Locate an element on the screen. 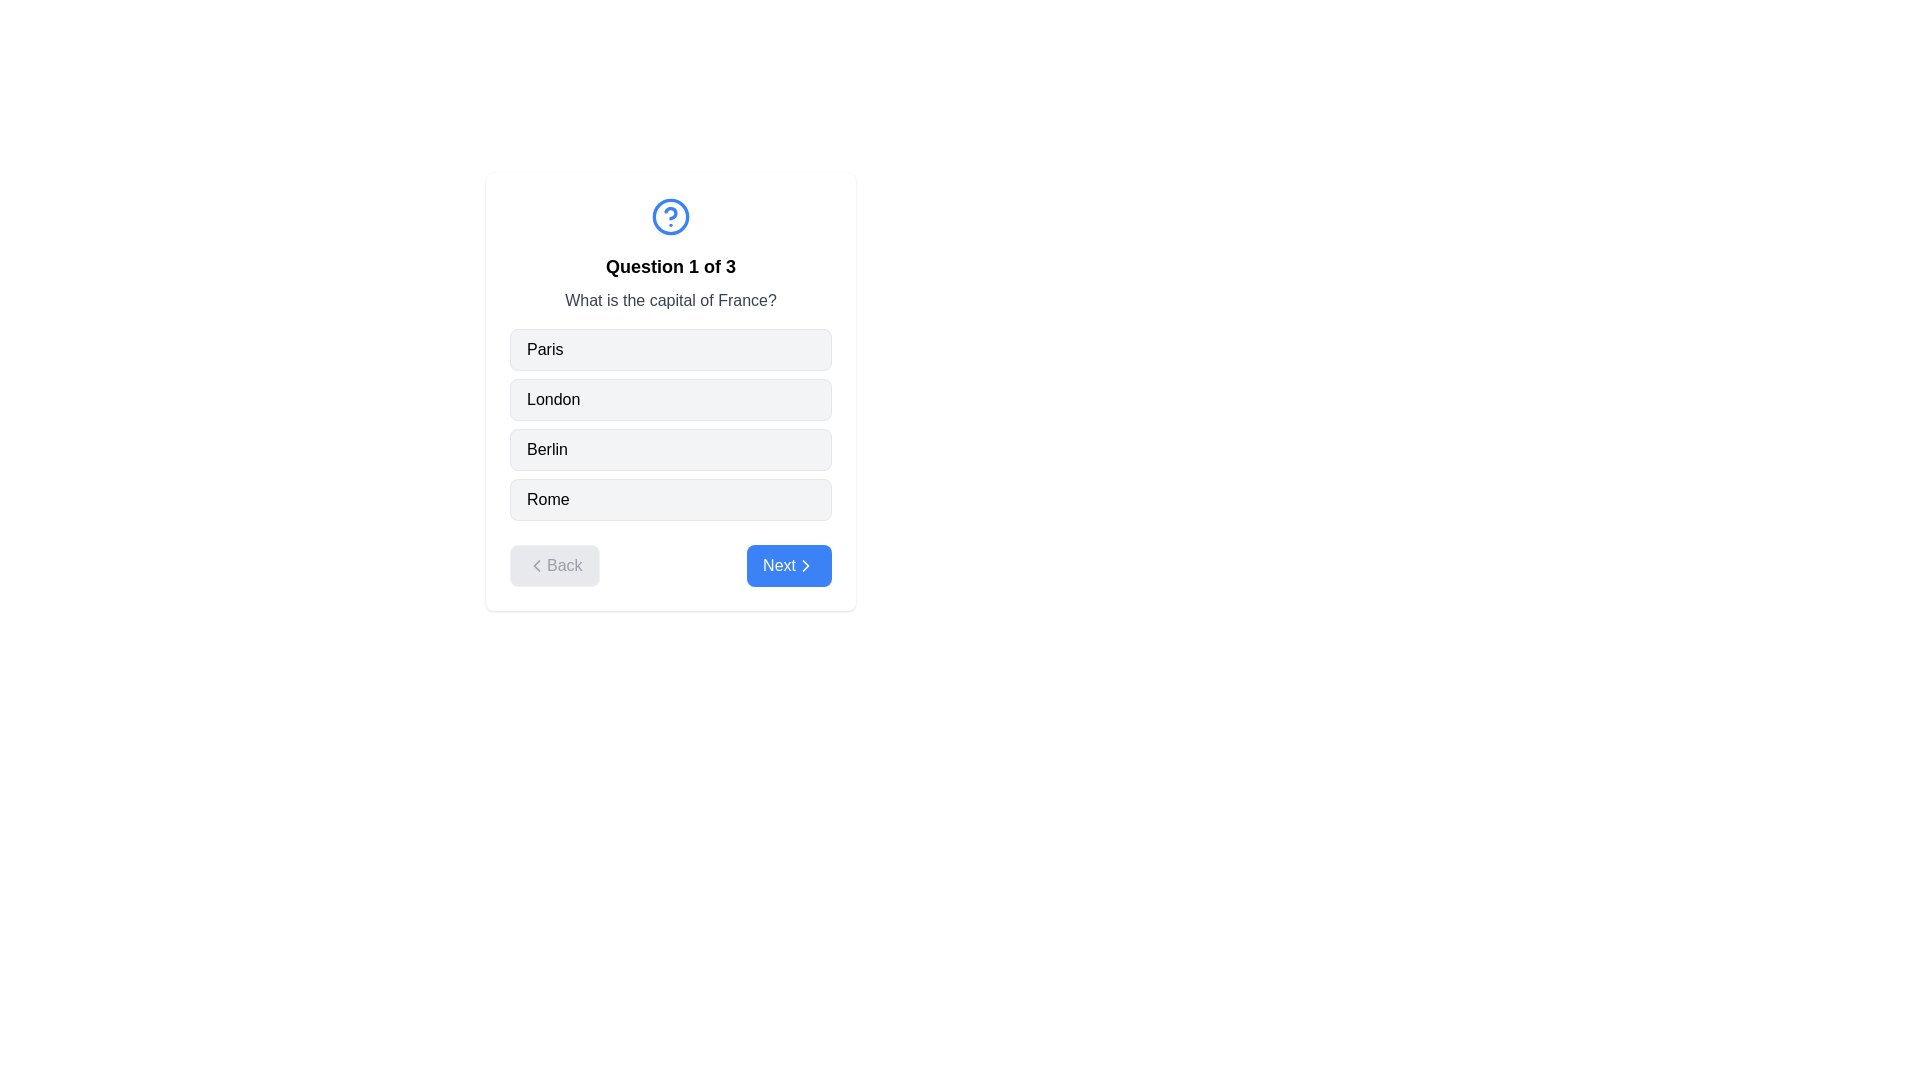  the fourth option text label in the interactive list of a multiple-choice question is located at coordinates (548, 499).